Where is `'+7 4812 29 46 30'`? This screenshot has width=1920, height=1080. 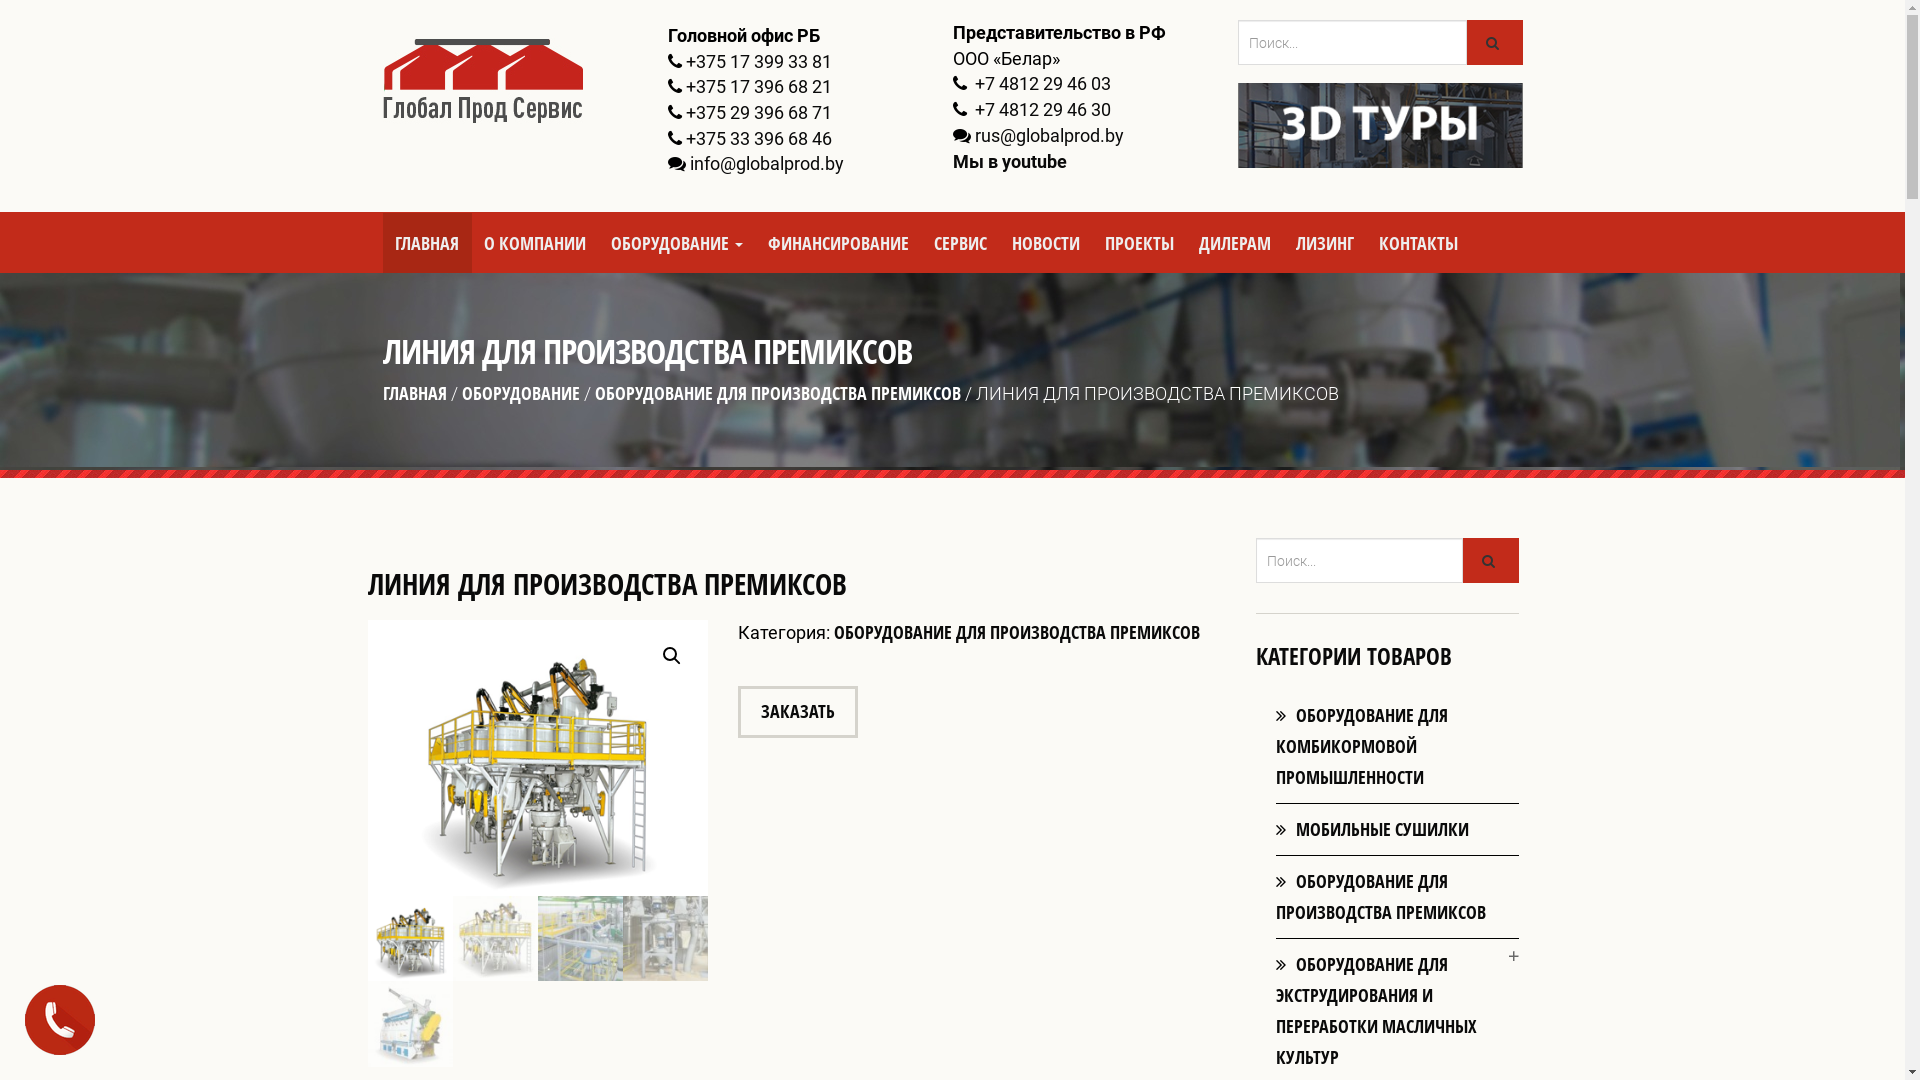 '+7 4812 29 46 30' is located at coordinates (1040, 109).